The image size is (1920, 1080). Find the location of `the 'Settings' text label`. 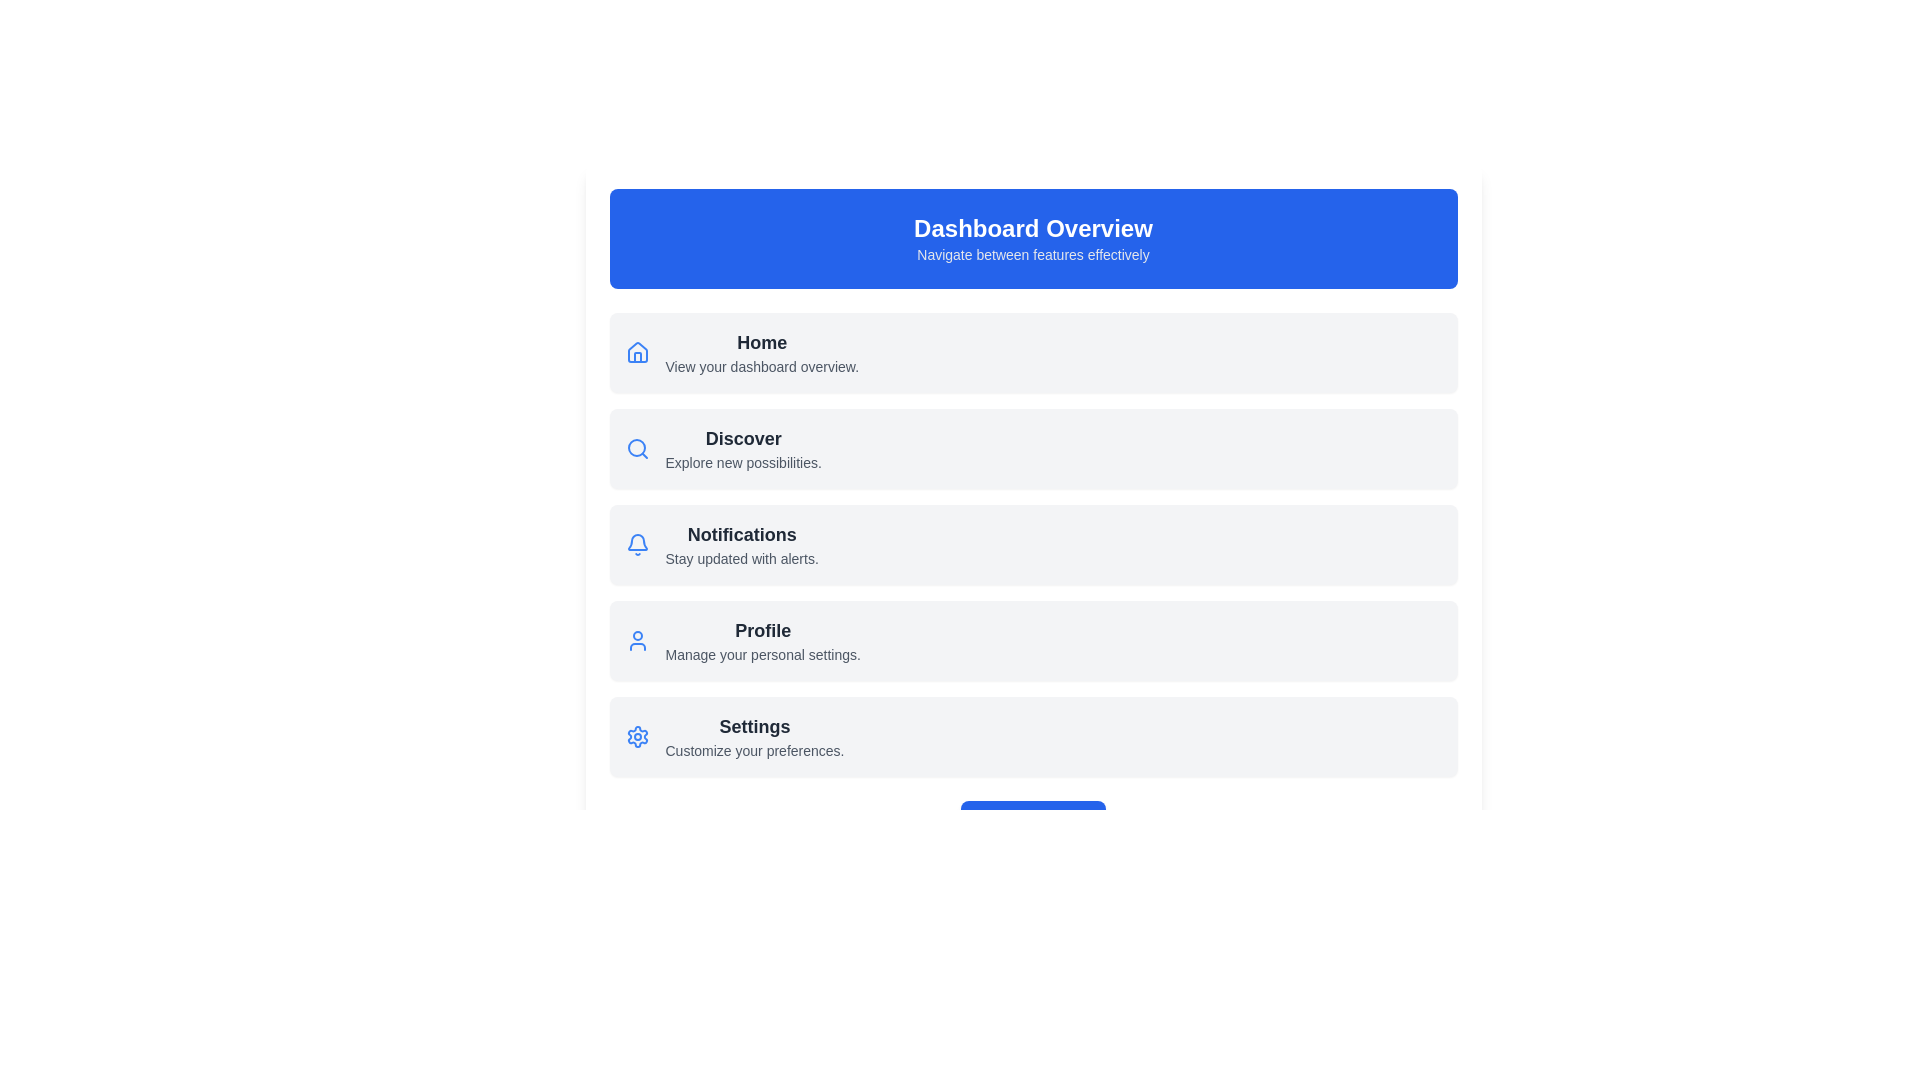

the 'Settings' text label is located at coordinates (753, 736).